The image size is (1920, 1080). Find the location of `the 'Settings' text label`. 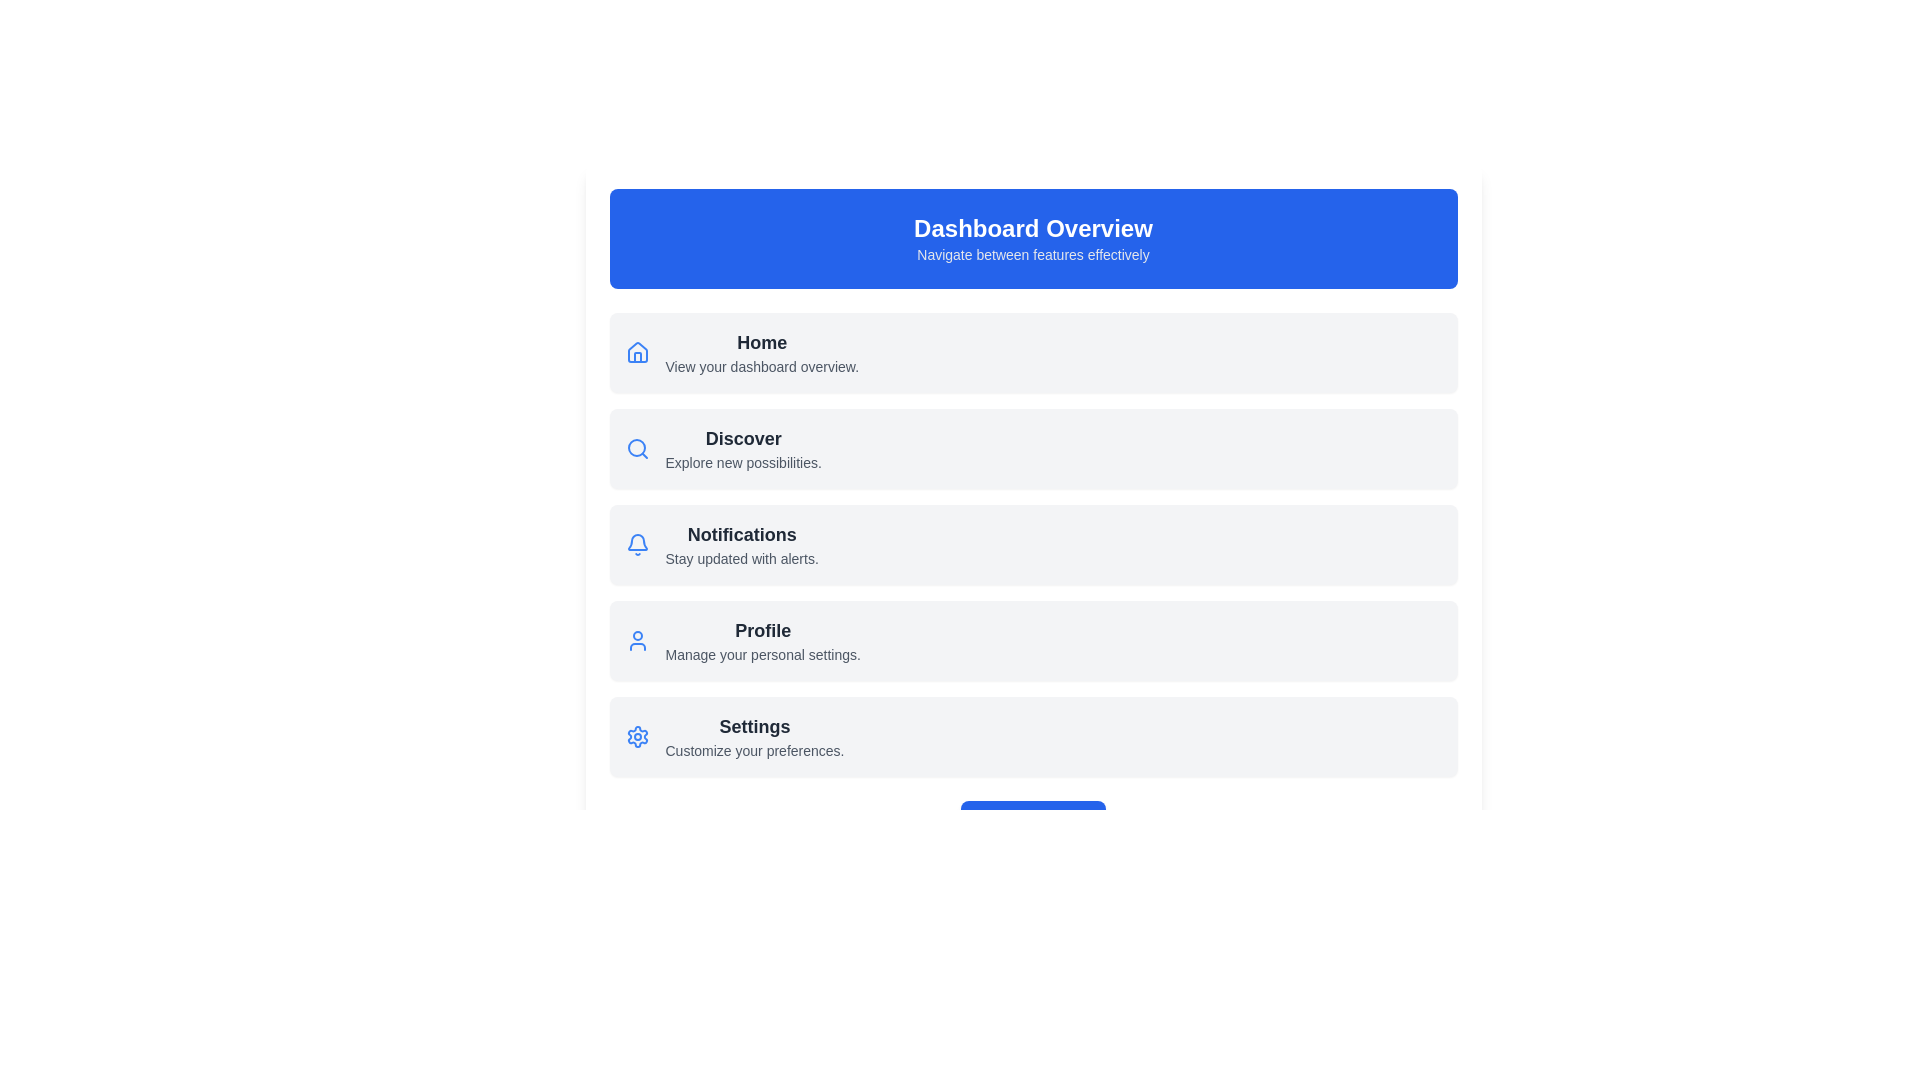

the 'Settings' text label is located at coordinates (753, 736).